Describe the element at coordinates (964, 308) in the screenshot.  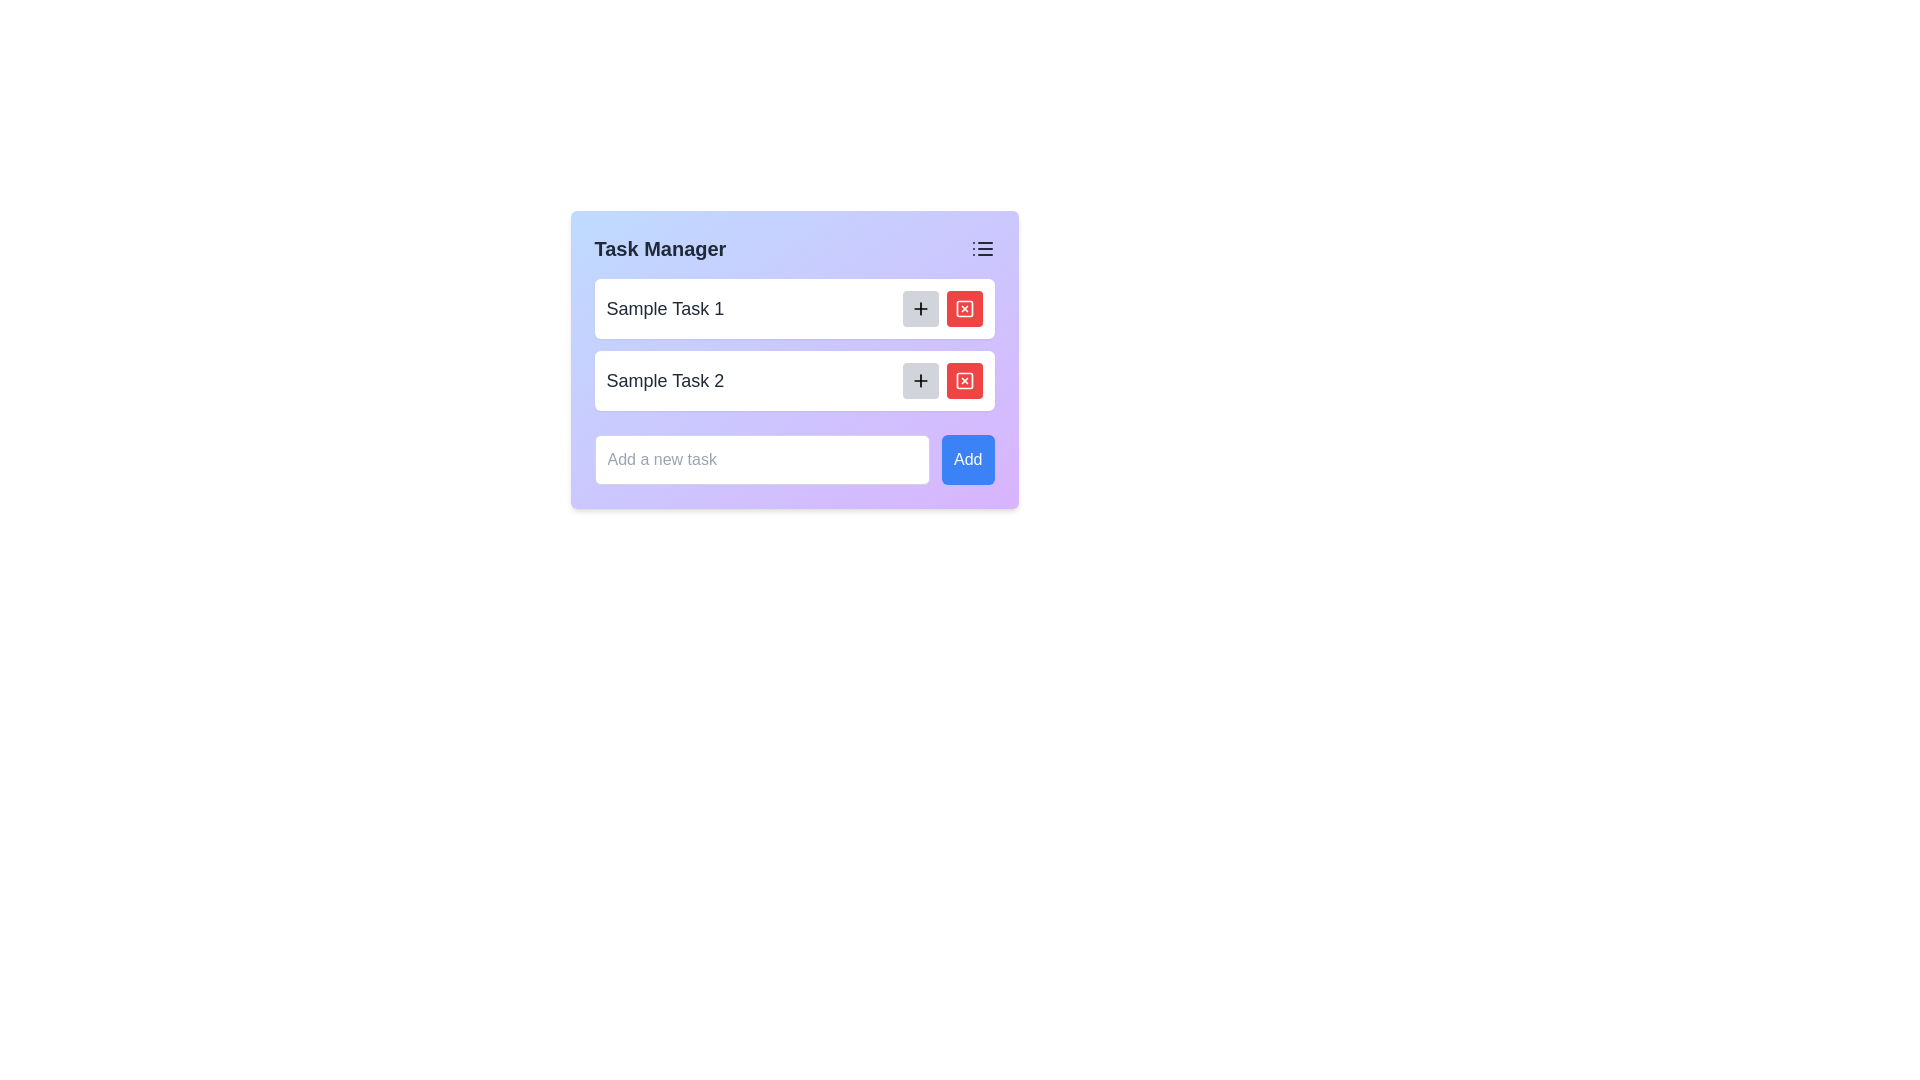
I see `the red rounded rectangular button with a white 'X' icon for tooltip or visual feedback` at that location.